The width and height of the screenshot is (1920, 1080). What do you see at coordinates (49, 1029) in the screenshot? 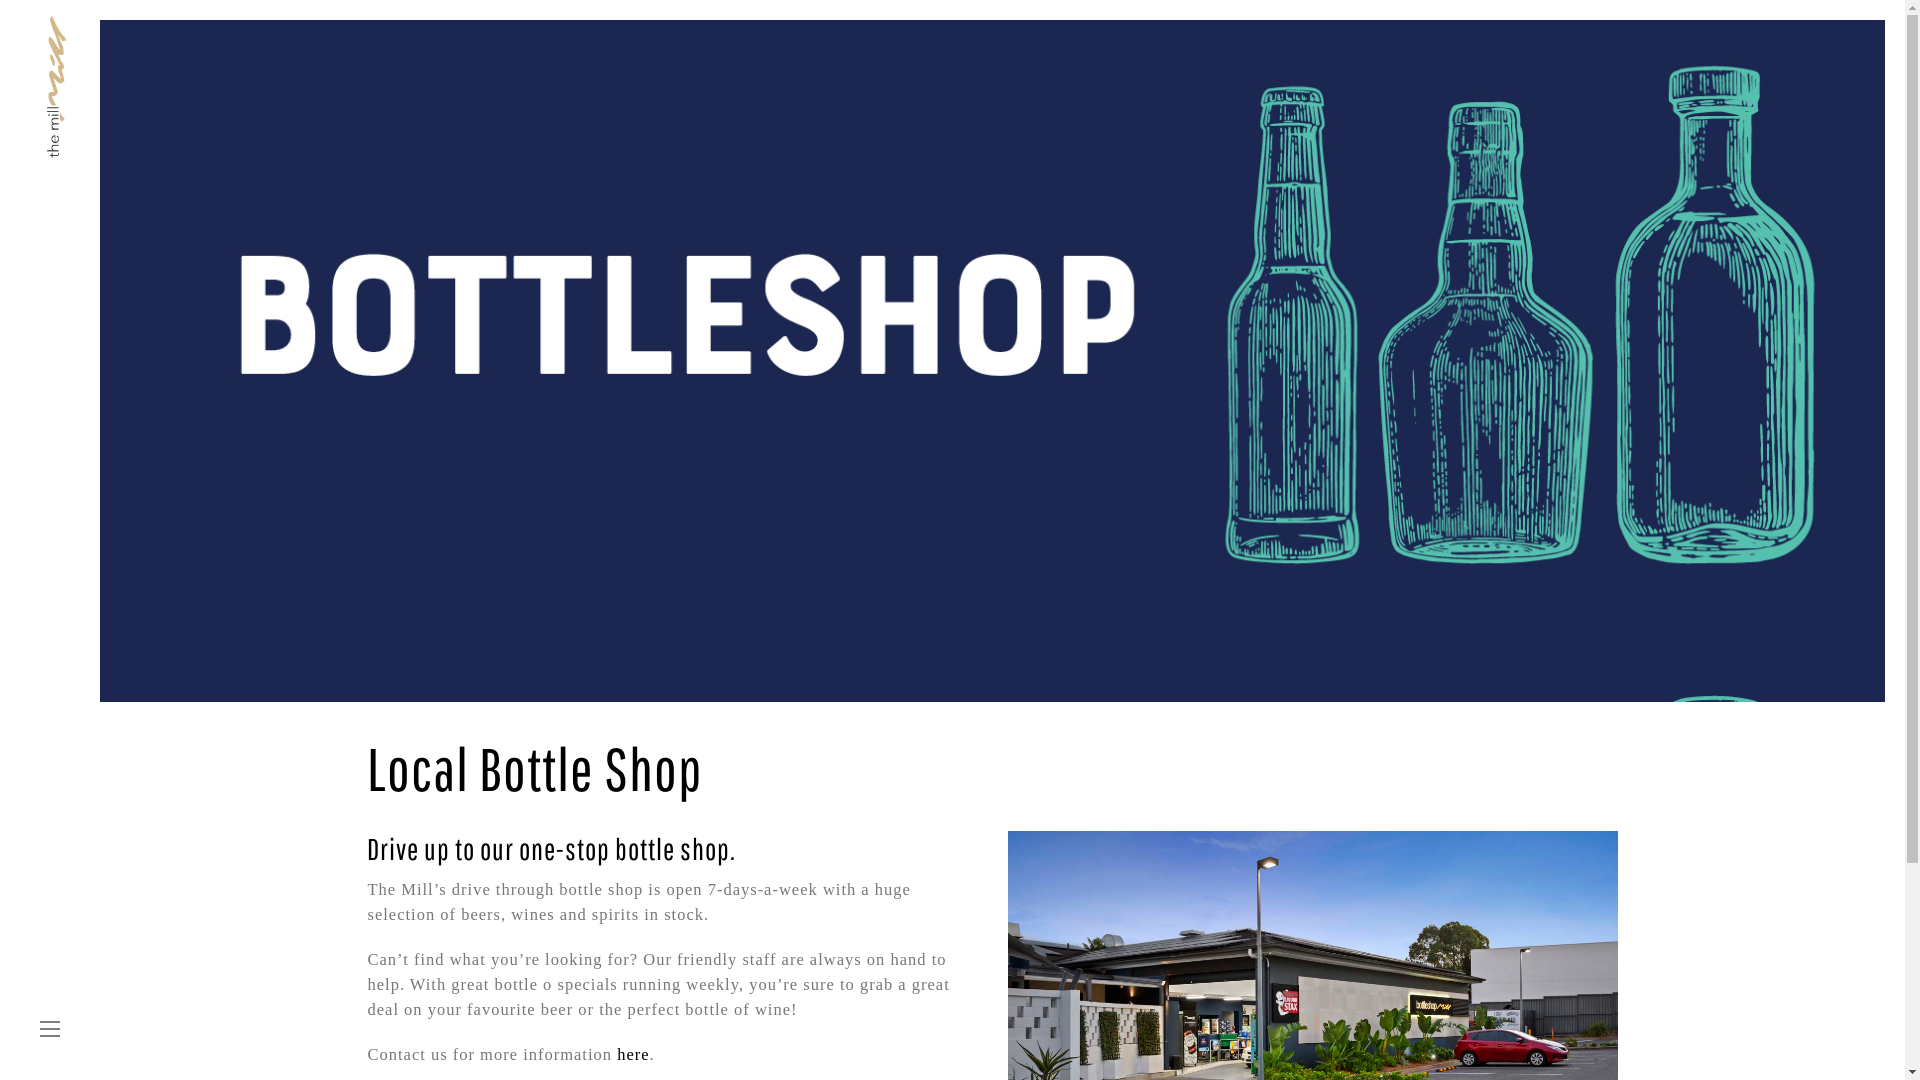
I see `'toggle menu'` at bounding box center [49, 1029].